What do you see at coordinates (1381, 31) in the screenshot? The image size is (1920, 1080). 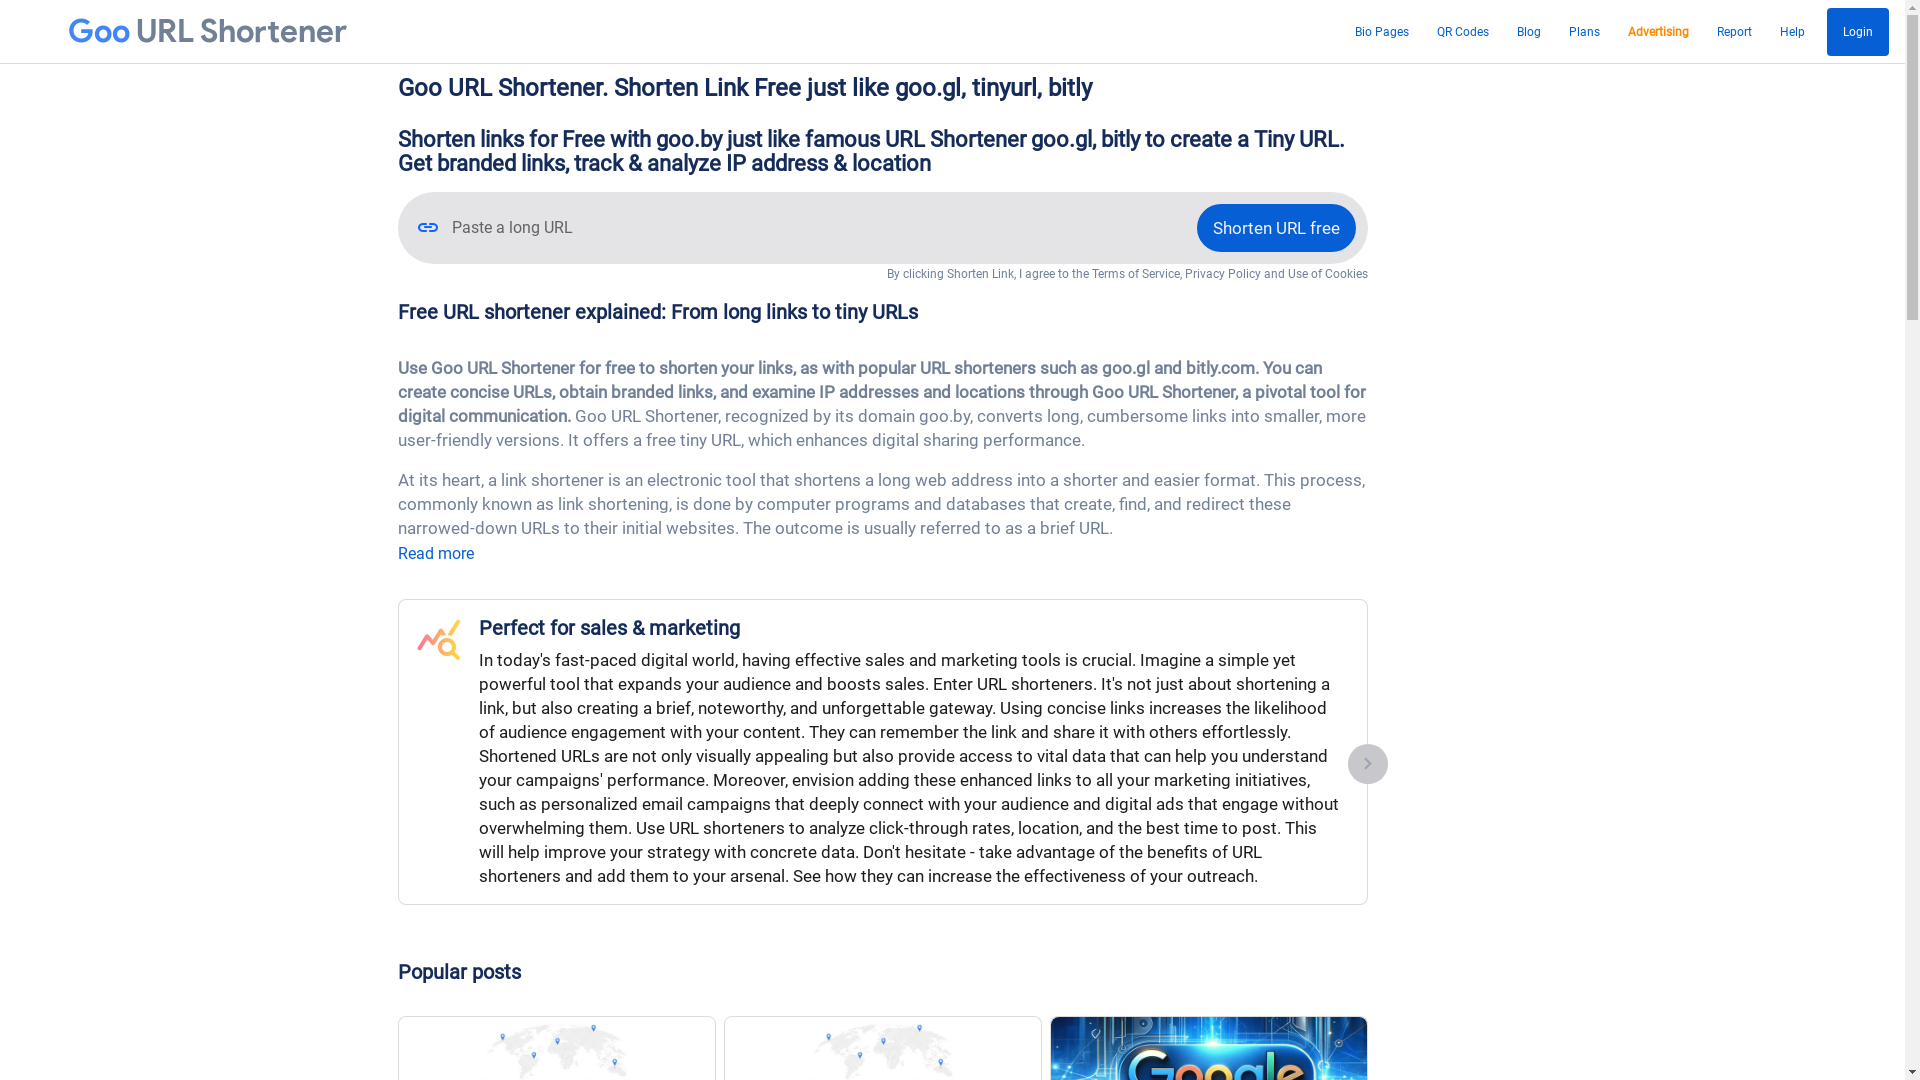 I see `'Bio Pages'` at bounding box center [1381, 31].